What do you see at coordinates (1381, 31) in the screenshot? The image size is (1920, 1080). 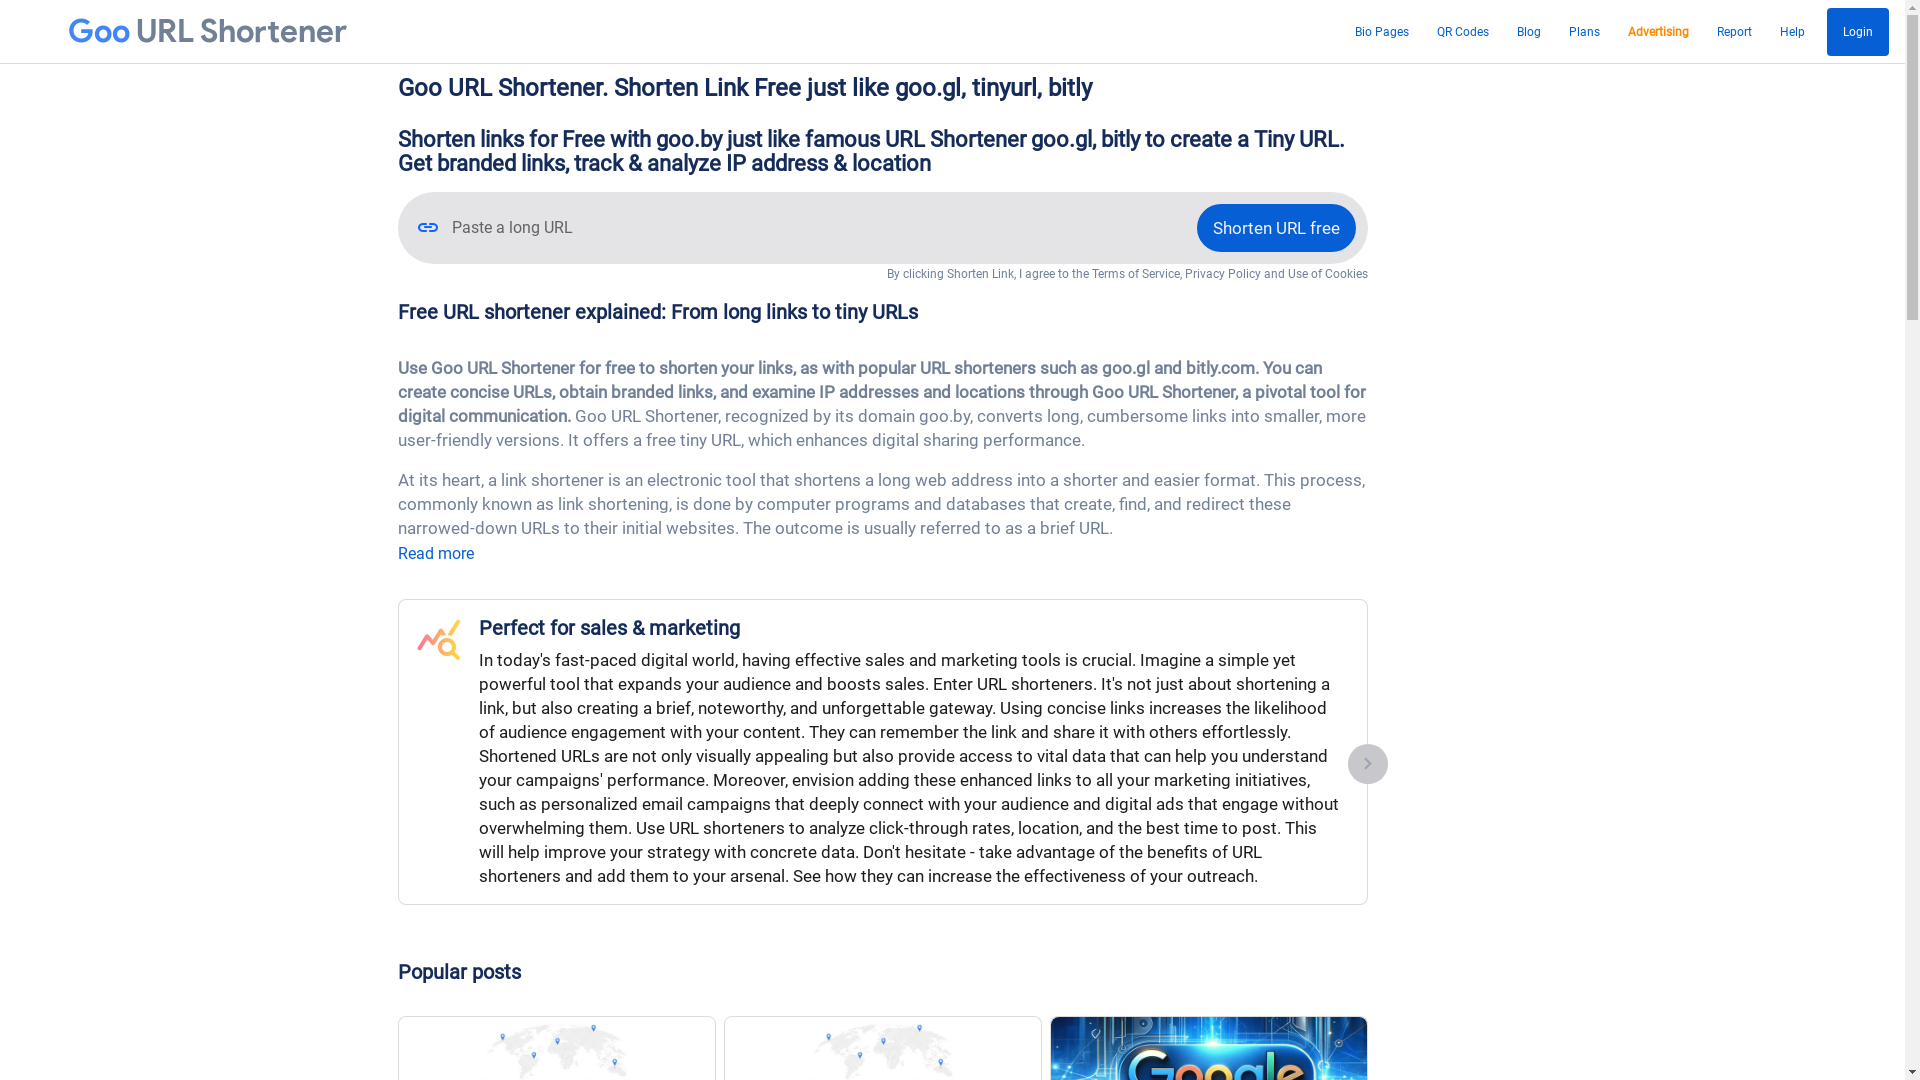 I see `'Bio Pages'` at bounding box center [1381, 31].